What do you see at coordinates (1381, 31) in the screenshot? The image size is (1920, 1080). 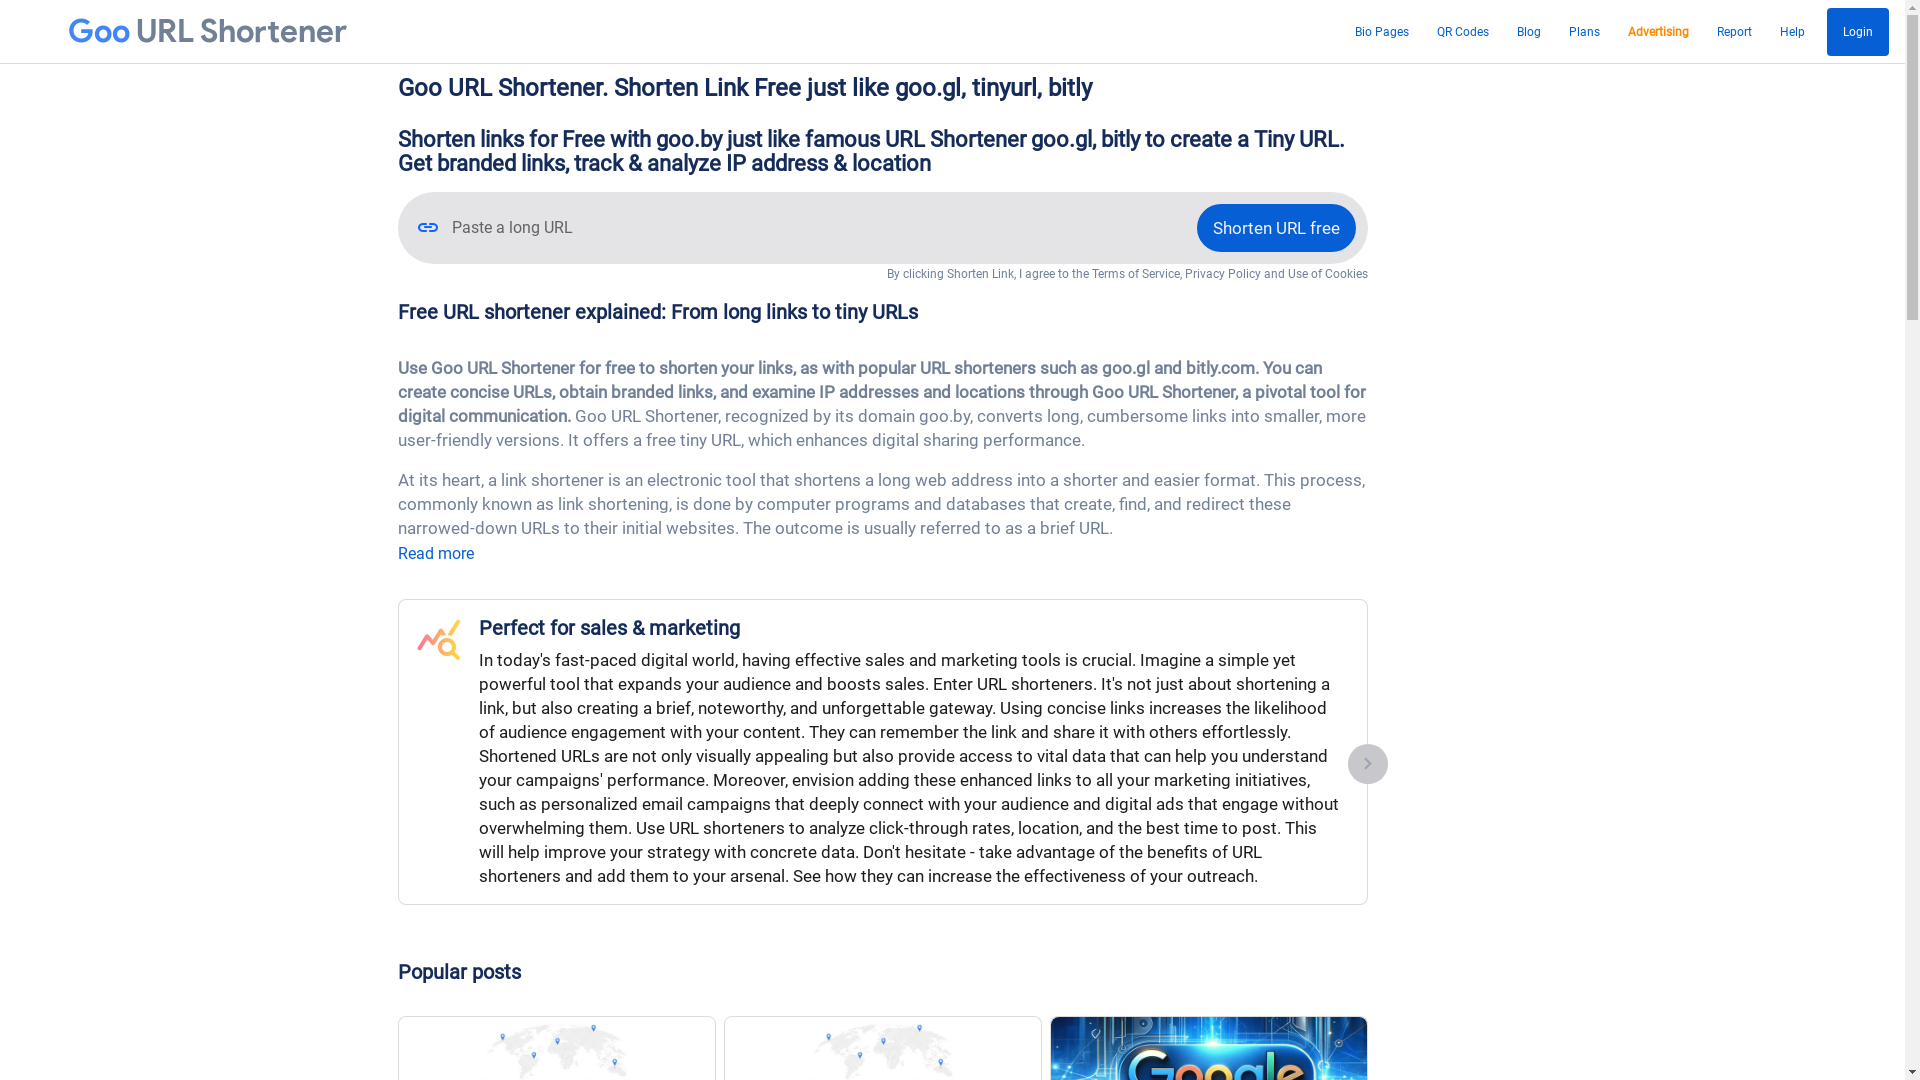 I see `'Bio Pages'` at bounding box center [1381, 31].